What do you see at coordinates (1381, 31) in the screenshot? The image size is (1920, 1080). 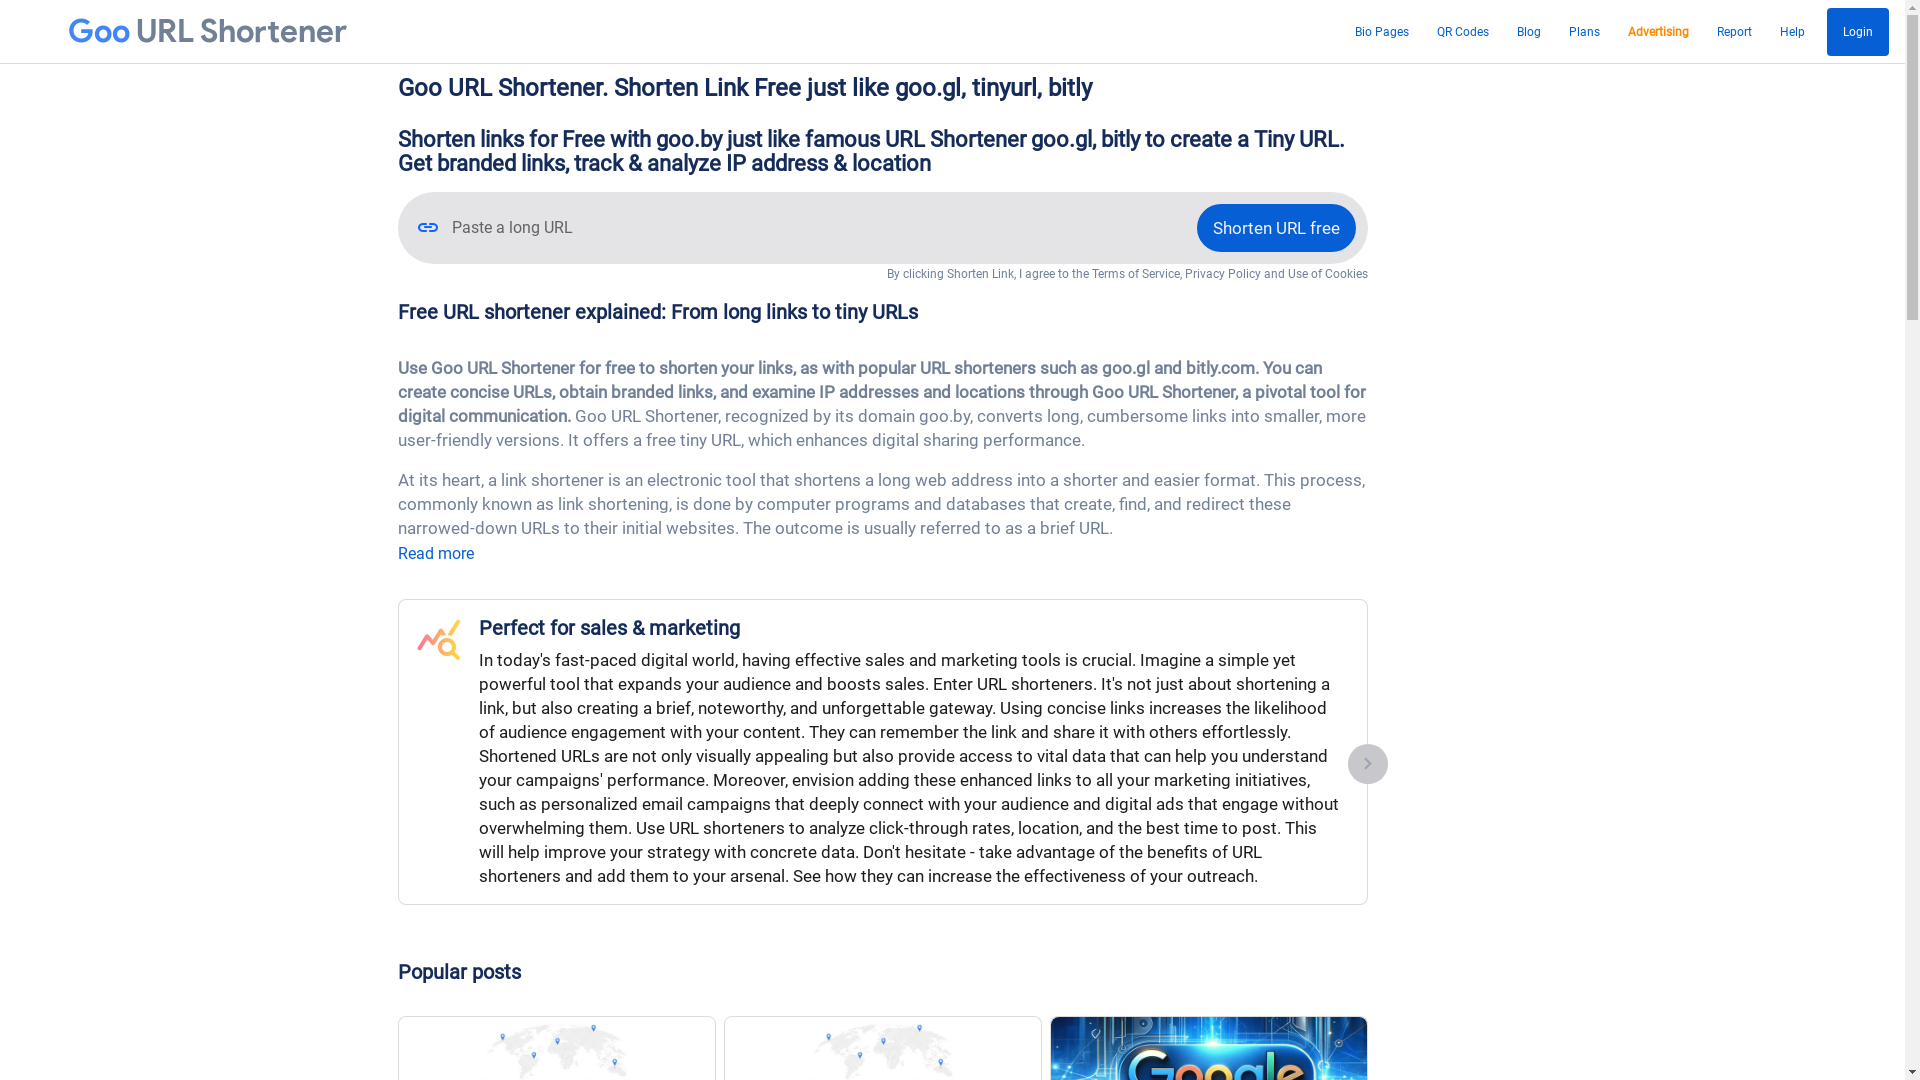 I see `'Bio Pages'` at bounding box center [1381, 31].